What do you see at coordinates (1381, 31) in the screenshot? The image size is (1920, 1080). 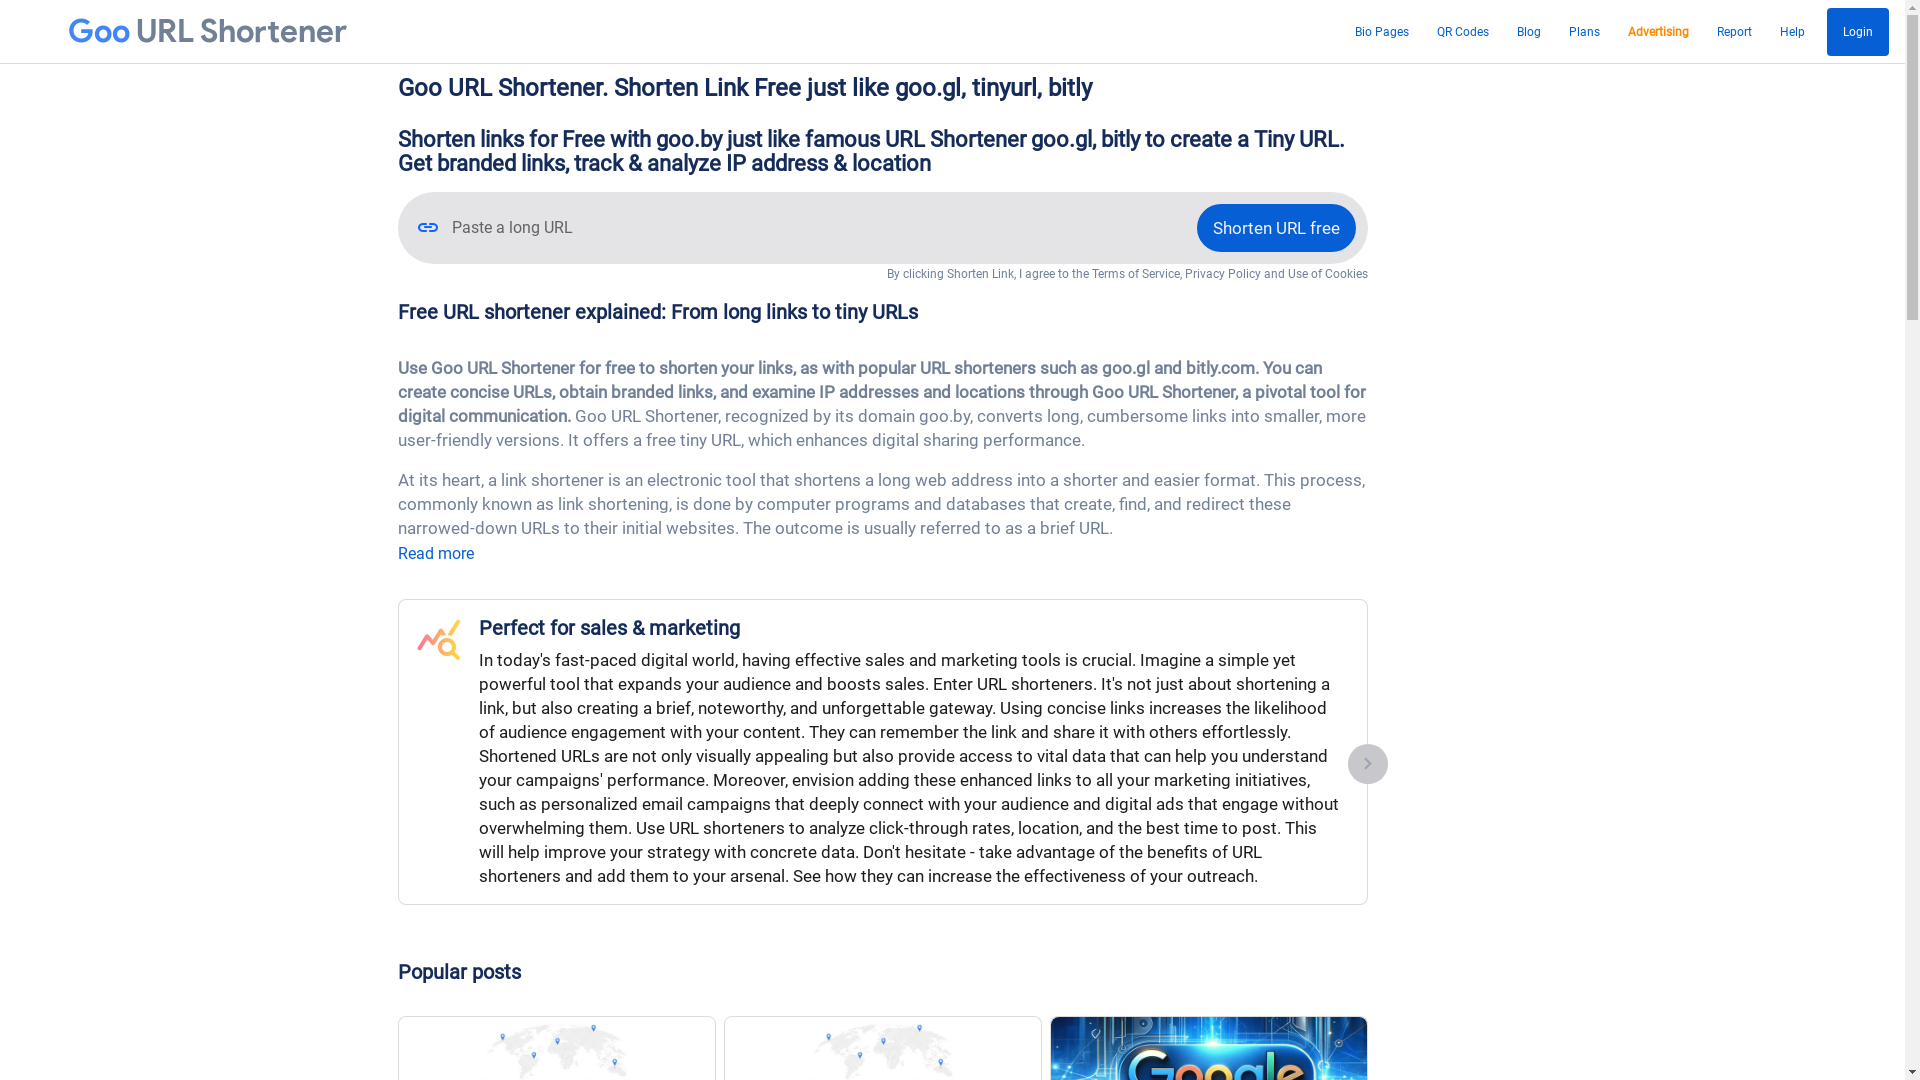 I see `'Bio Pages'` at bounding box center [1381, 31].